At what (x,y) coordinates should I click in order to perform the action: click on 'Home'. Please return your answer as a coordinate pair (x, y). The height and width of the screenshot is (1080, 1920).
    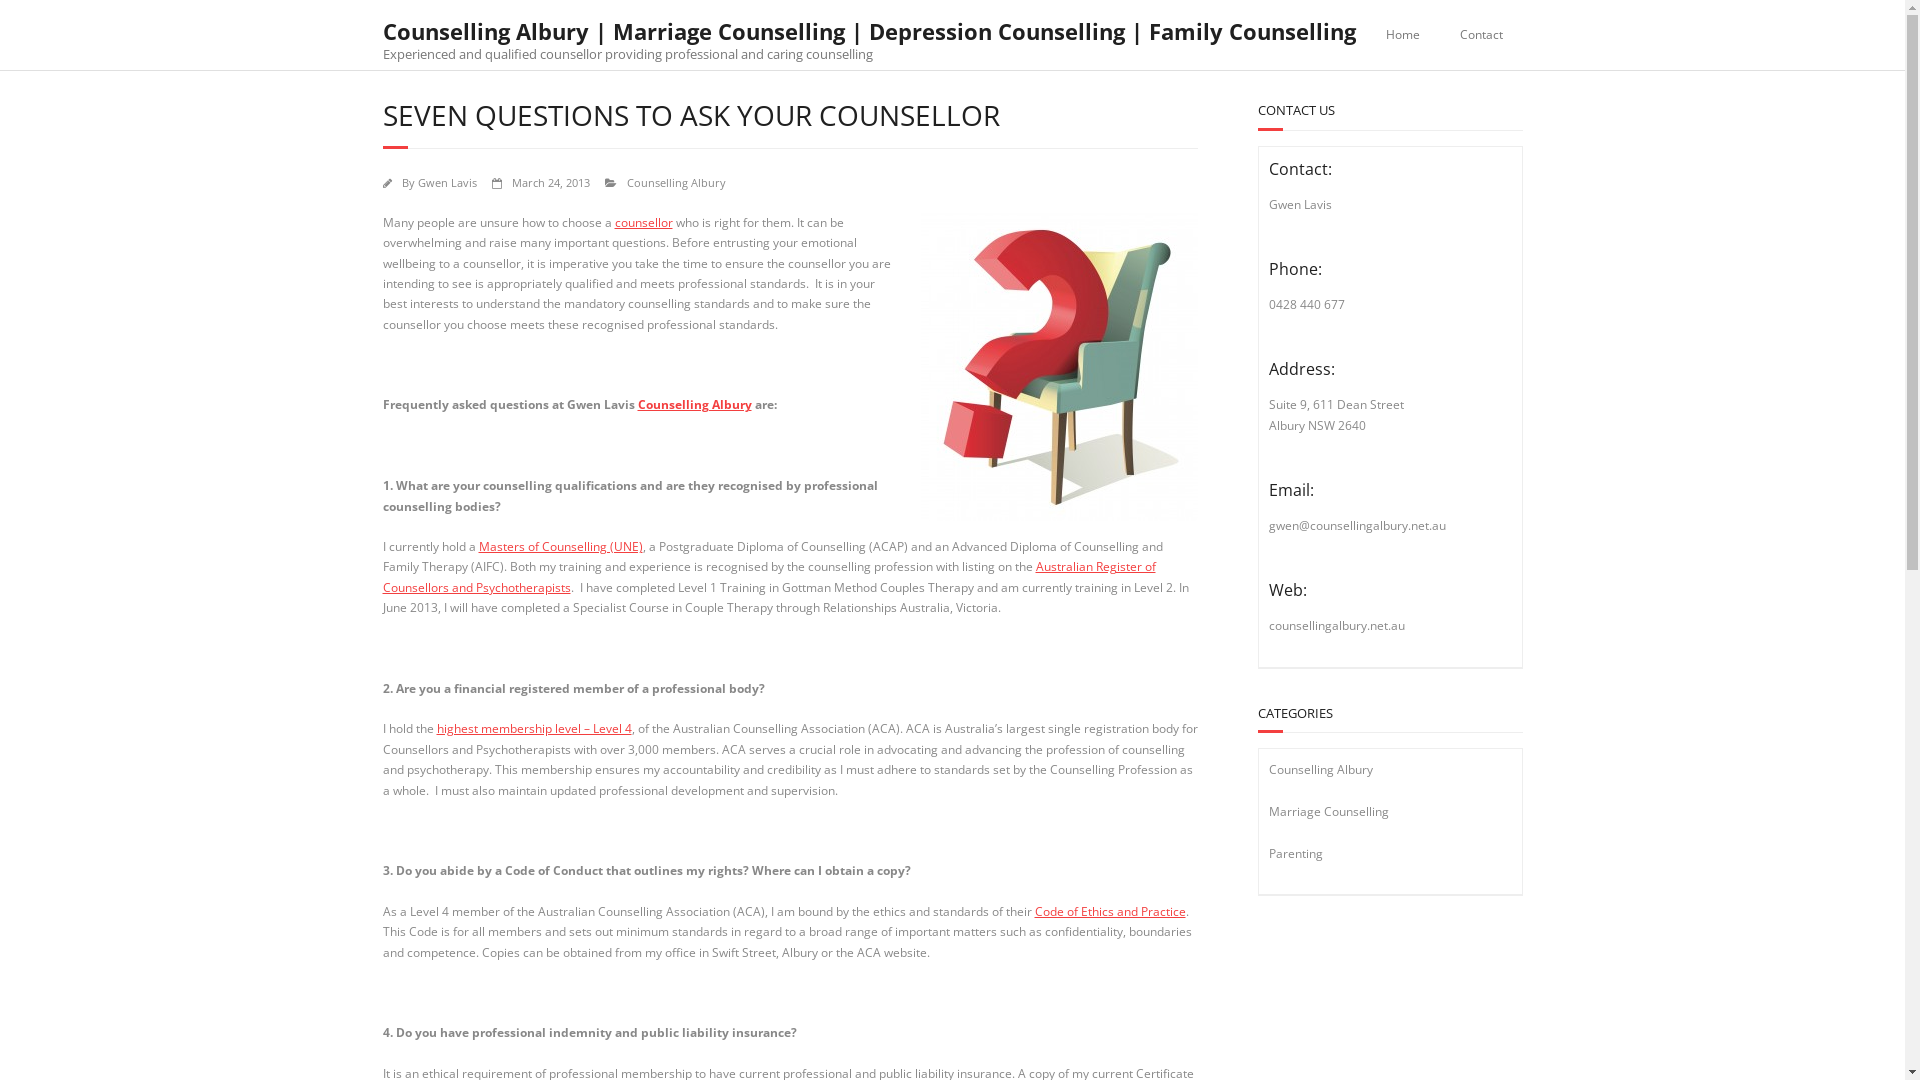
    Looking at the image, I should click on (1365, 34).